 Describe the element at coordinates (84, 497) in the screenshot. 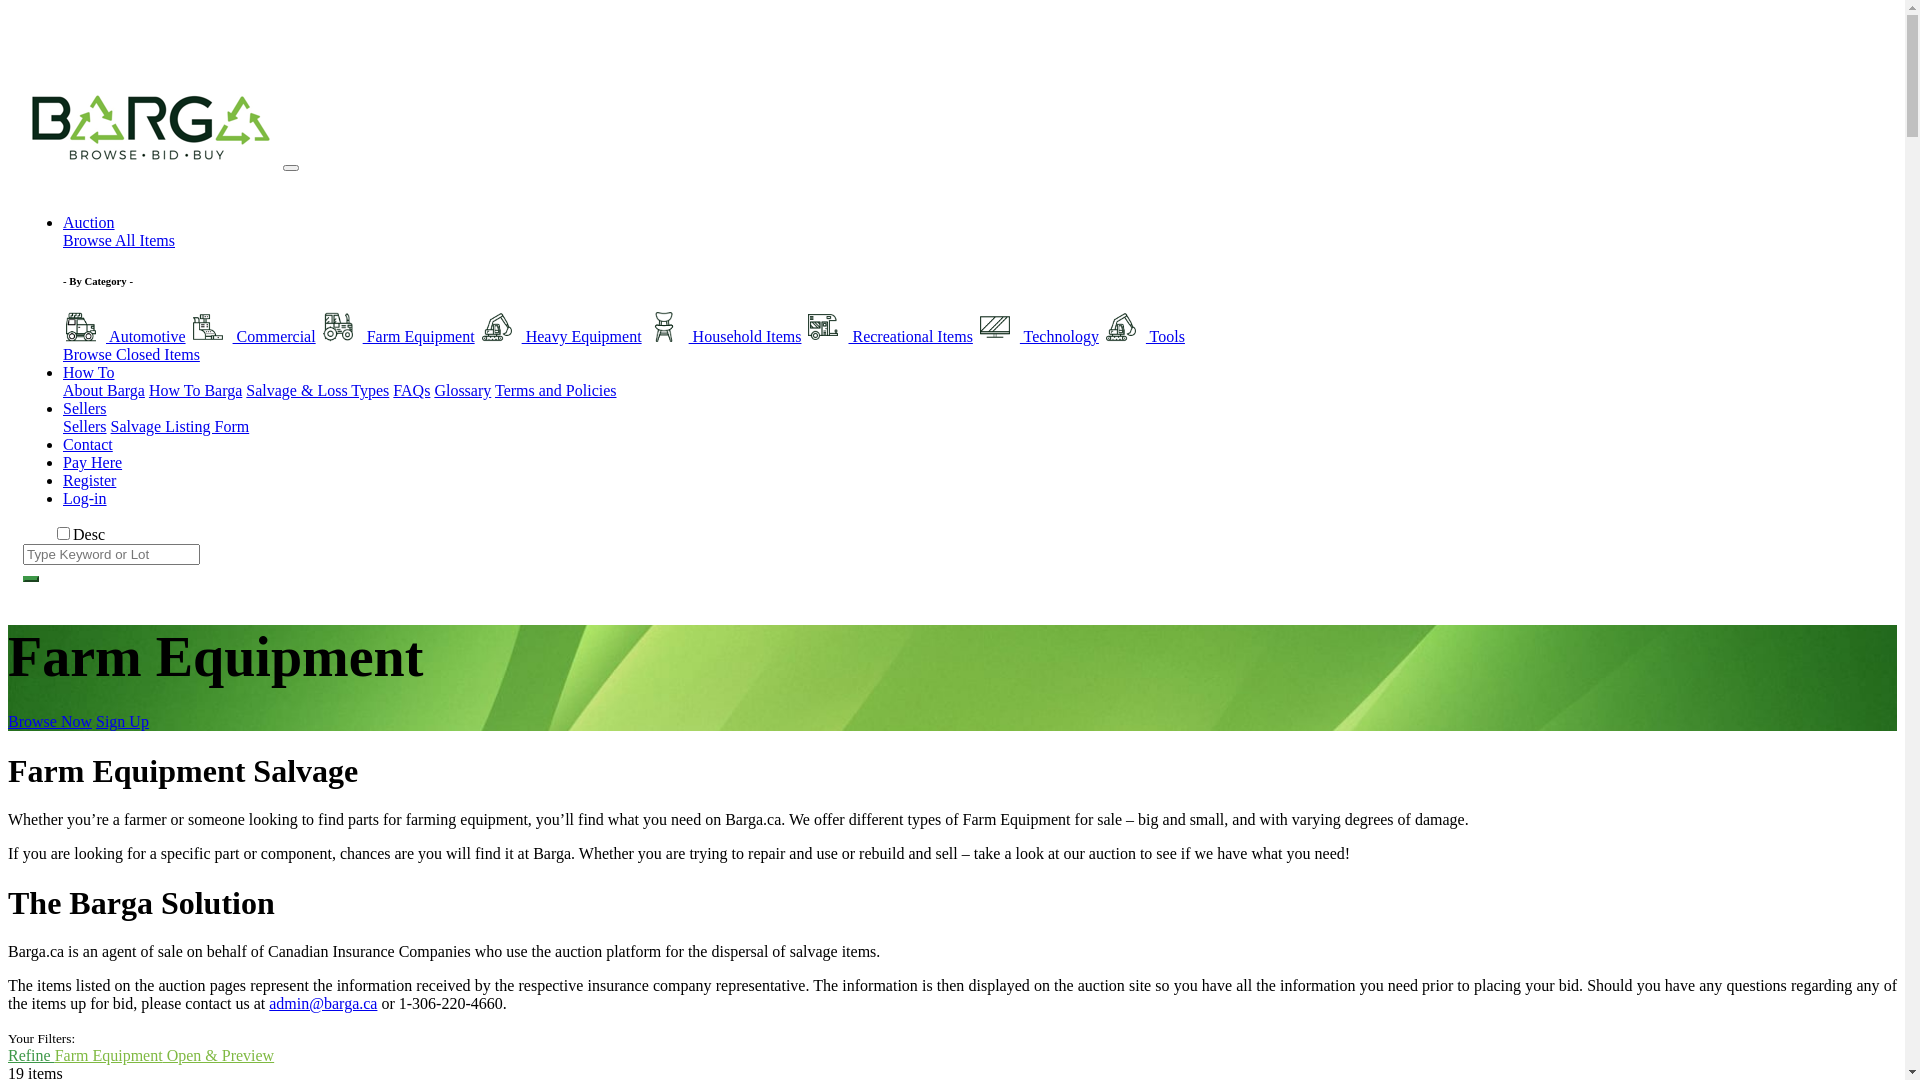

I see `'Log-in'` at that location.